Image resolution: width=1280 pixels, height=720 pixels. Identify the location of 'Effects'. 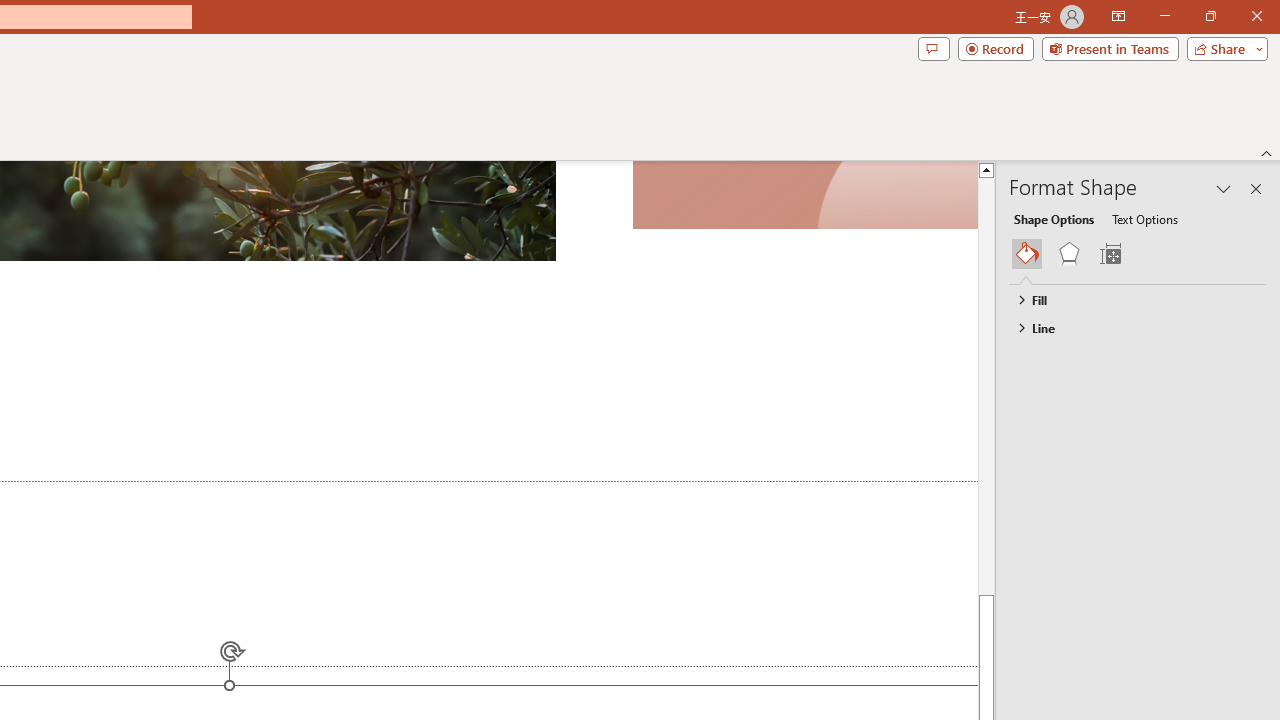
(1068, 253).